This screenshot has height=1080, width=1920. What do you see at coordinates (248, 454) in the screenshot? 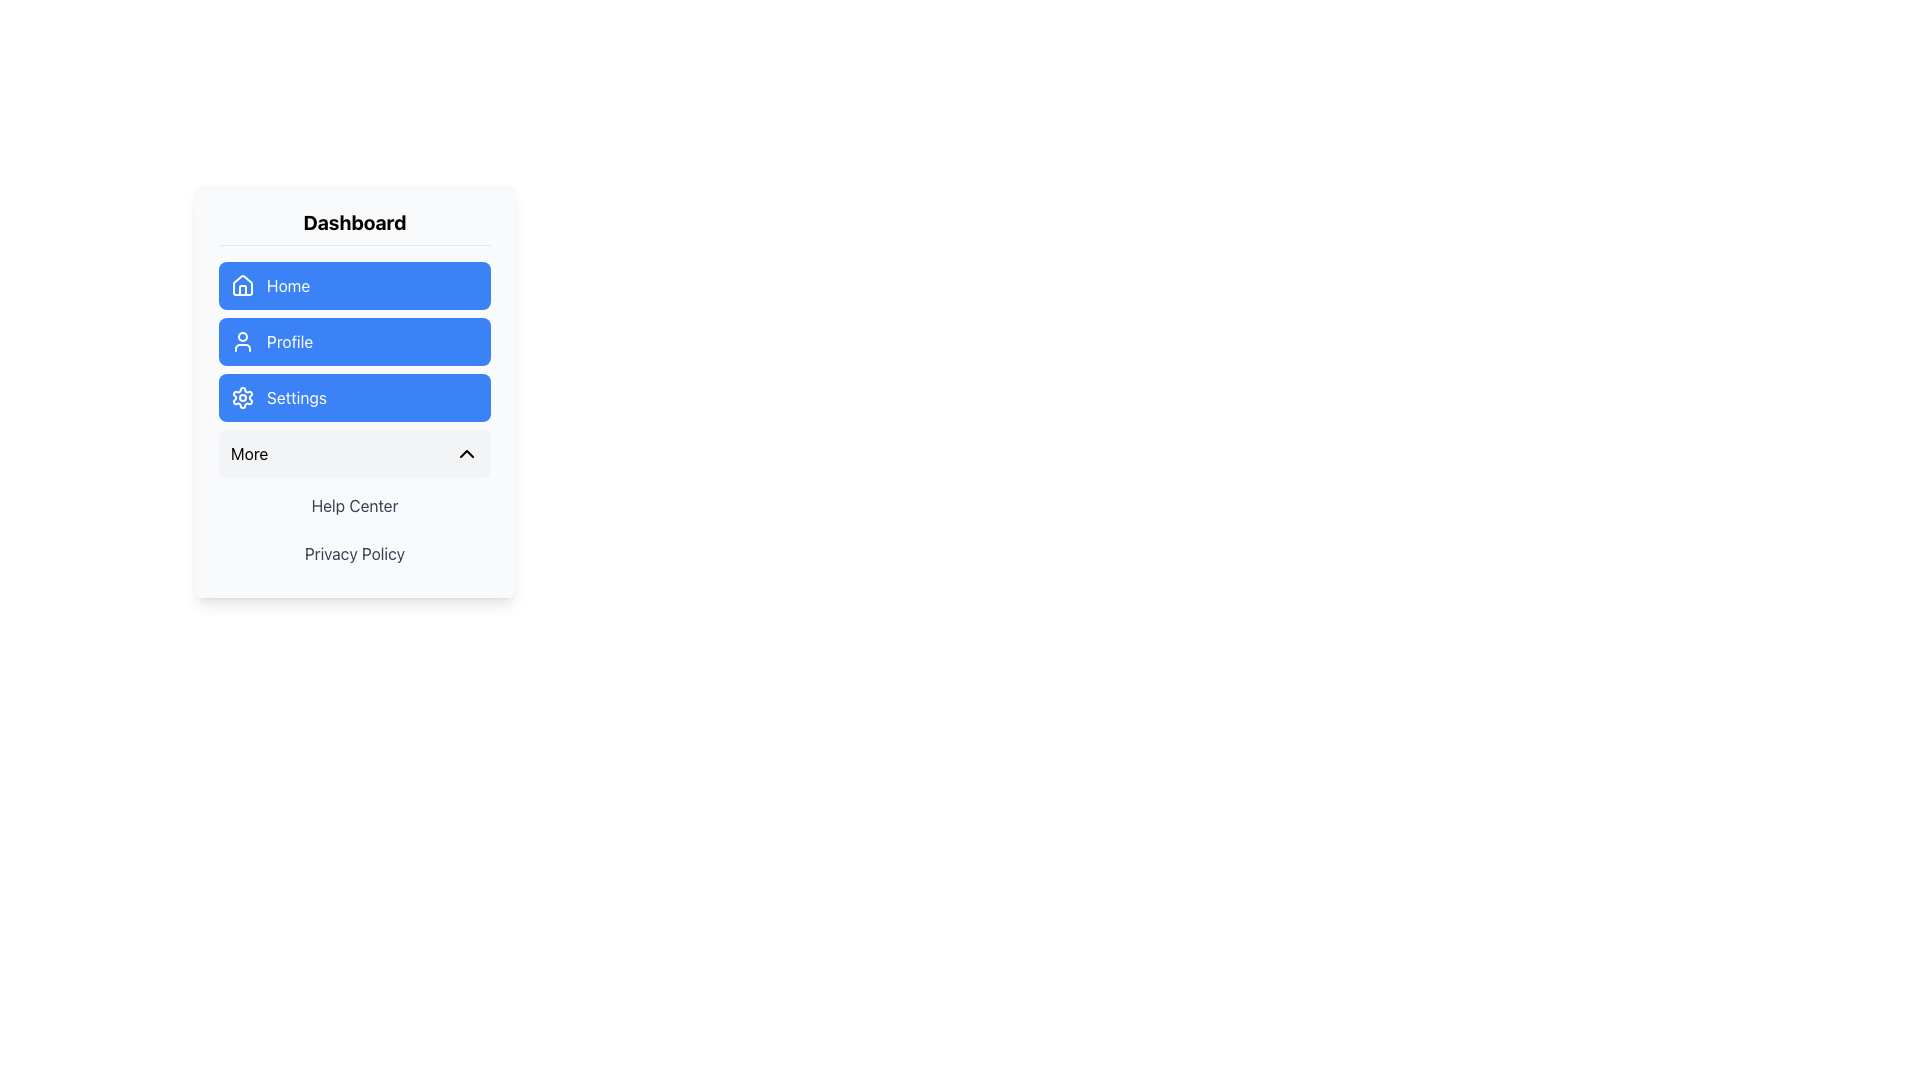
I see `the text label reading 'More' located on the left side of the menu, above 'Help Center' and 'Privacy Policy' links` at bounding box center [248, 454].